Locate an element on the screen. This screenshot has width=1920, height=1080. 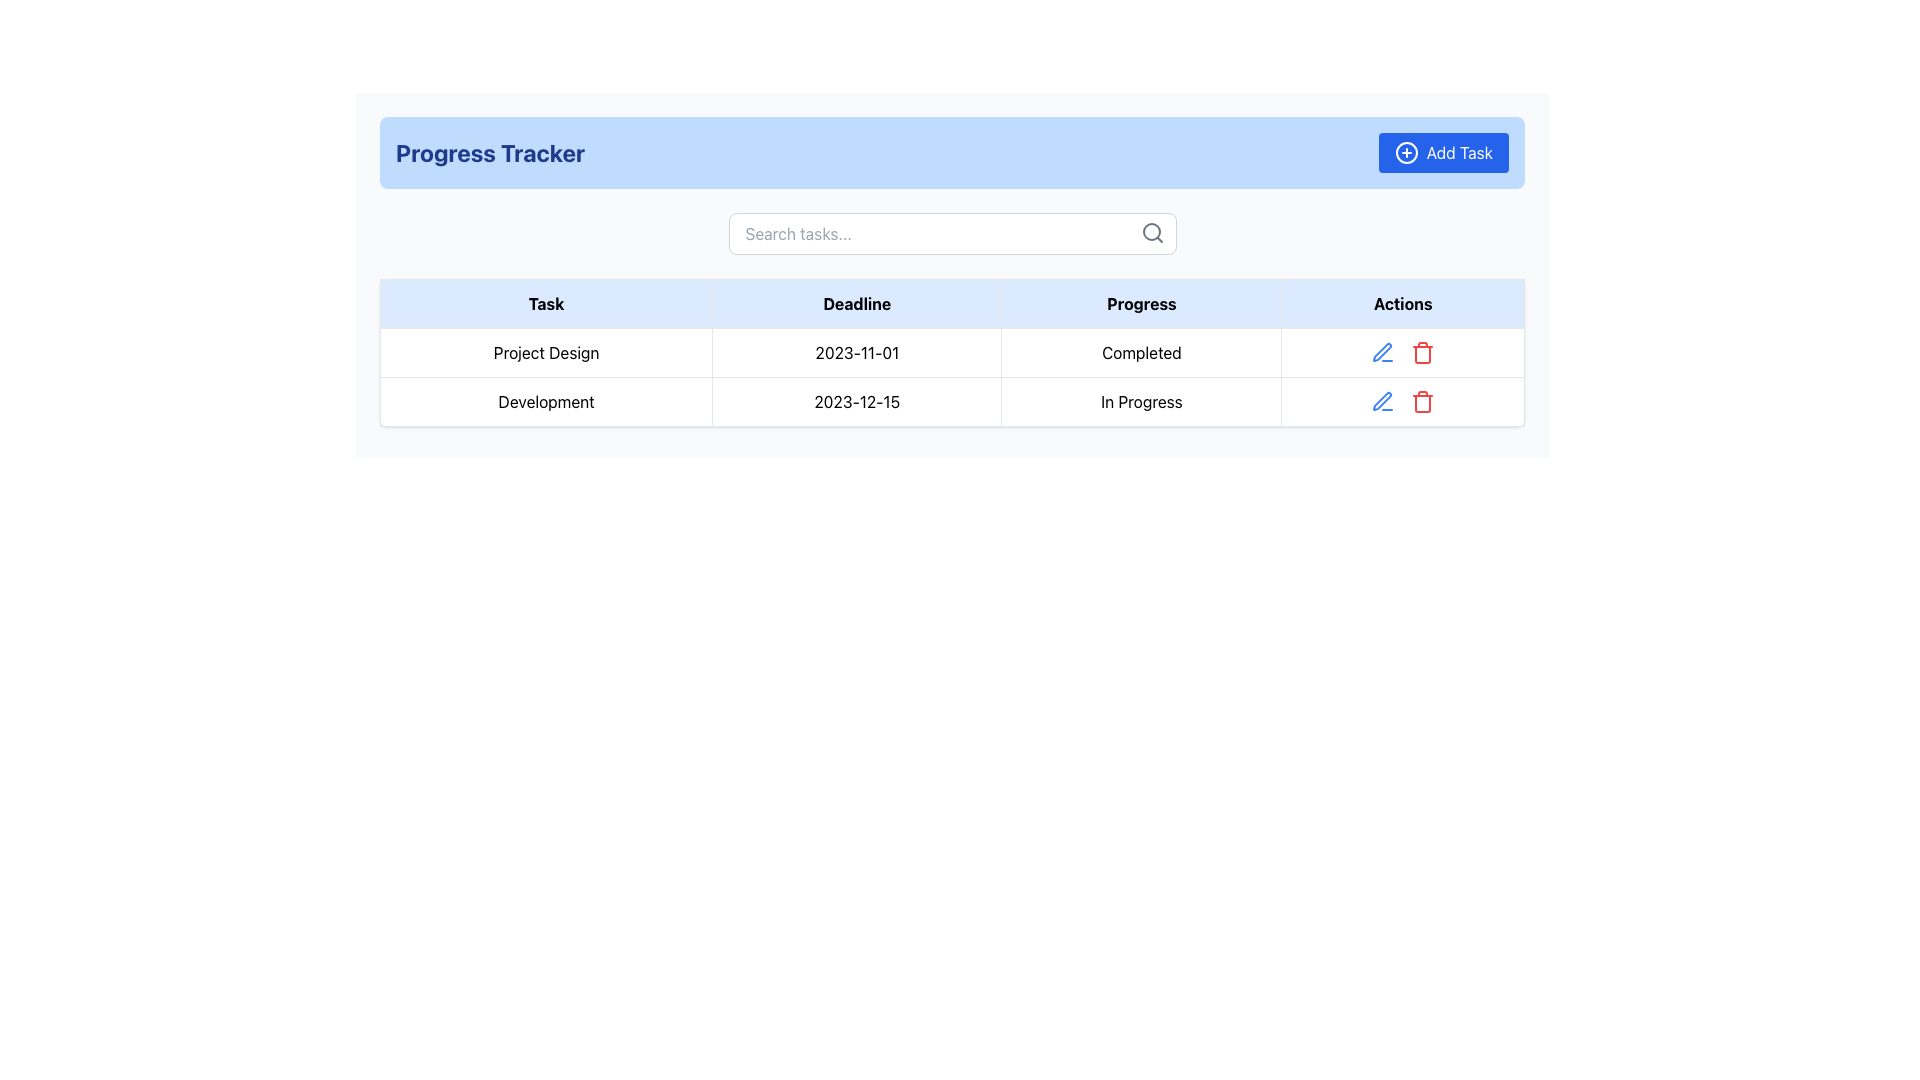
the search icon, which is a magnifying glass located to the right of the 'Search tasks...' input field, to initiate a search is located at coordinates (1152, 231).